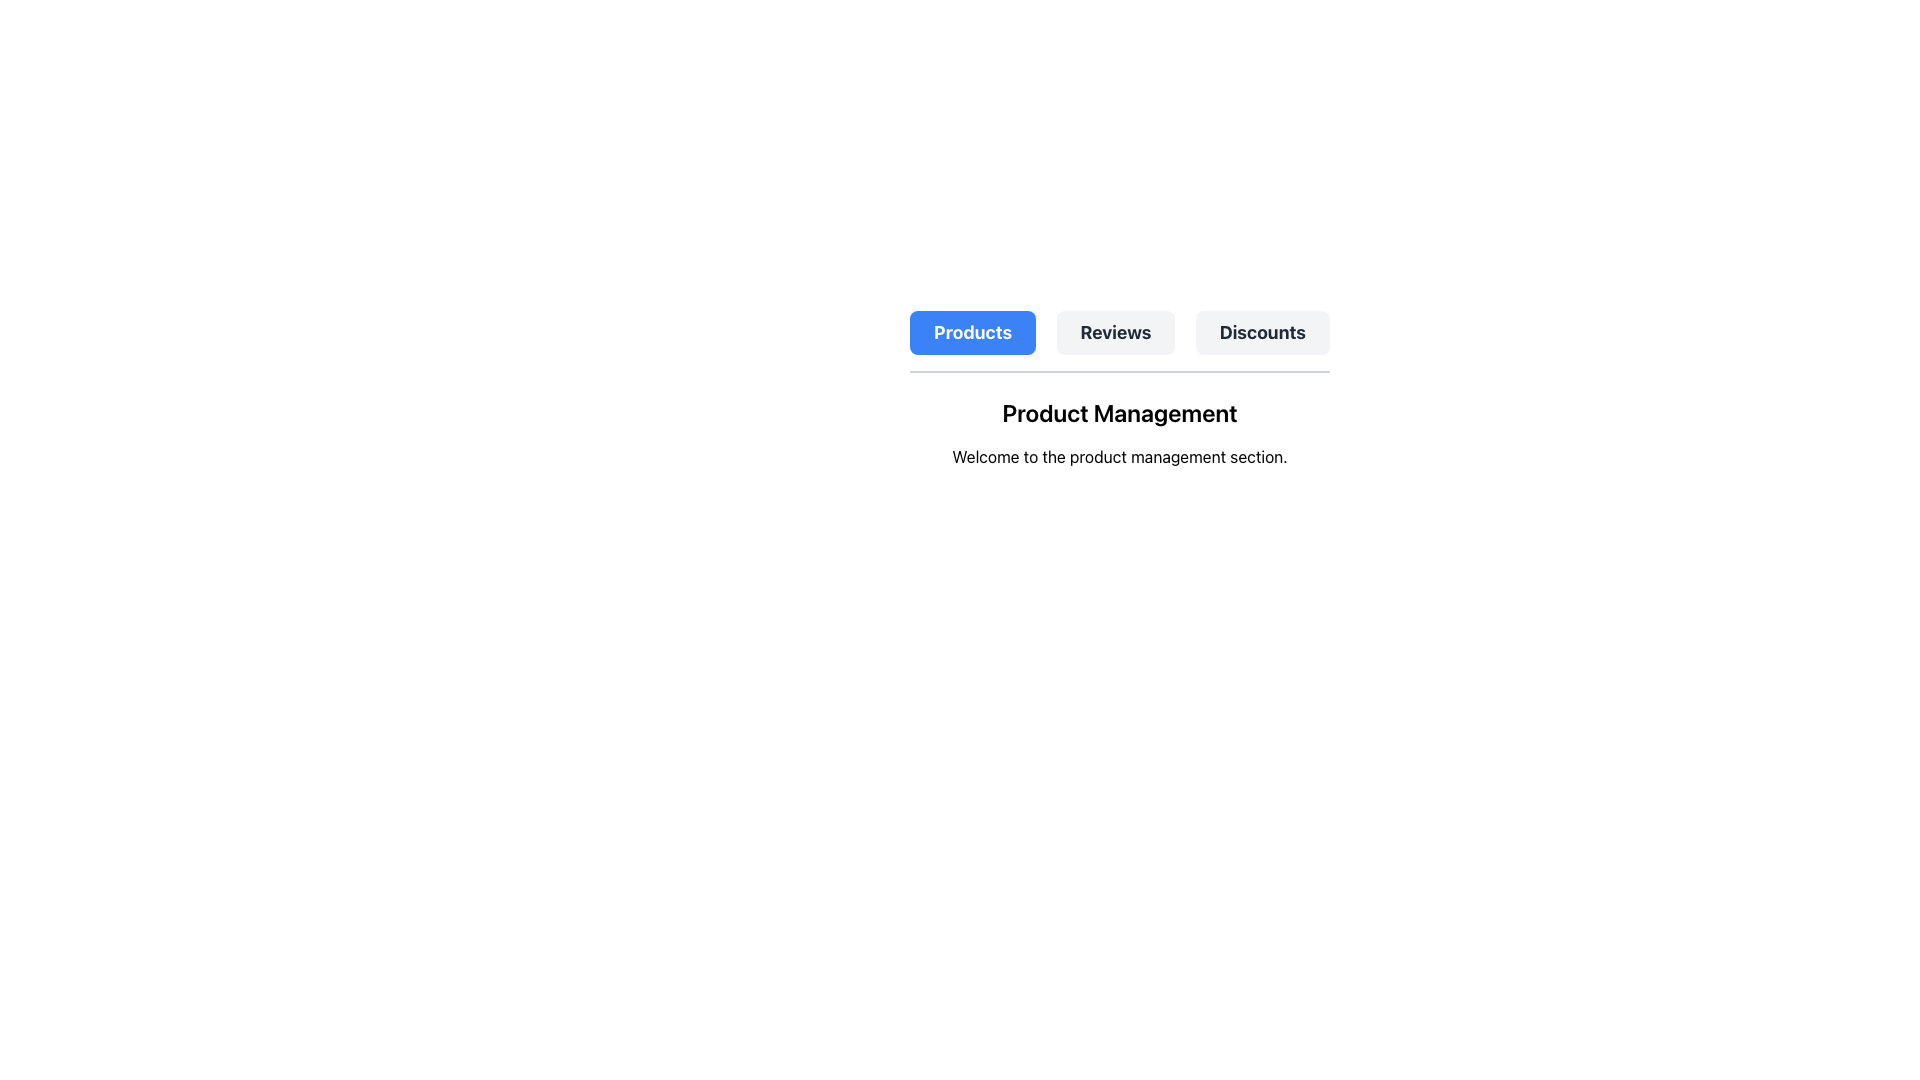 The image size is (1920, 1080). What do you see at coordinates (1261, 331) in the screenshot?
I see `the third button from the left in the horizontal list, which navigates to the 'Discounts' section` at bounding box center [1261, 331].